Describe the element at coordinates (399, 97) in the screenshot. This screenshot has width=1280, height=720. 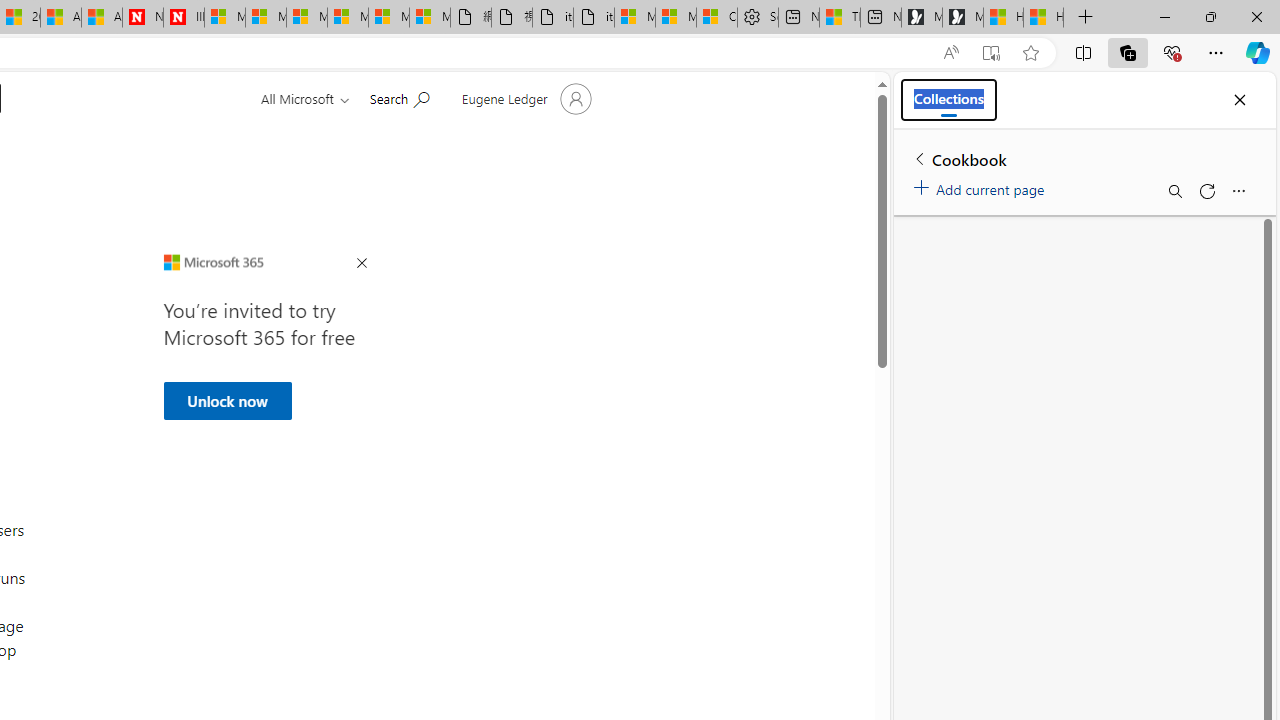
I see `'Search for help'` at that location.